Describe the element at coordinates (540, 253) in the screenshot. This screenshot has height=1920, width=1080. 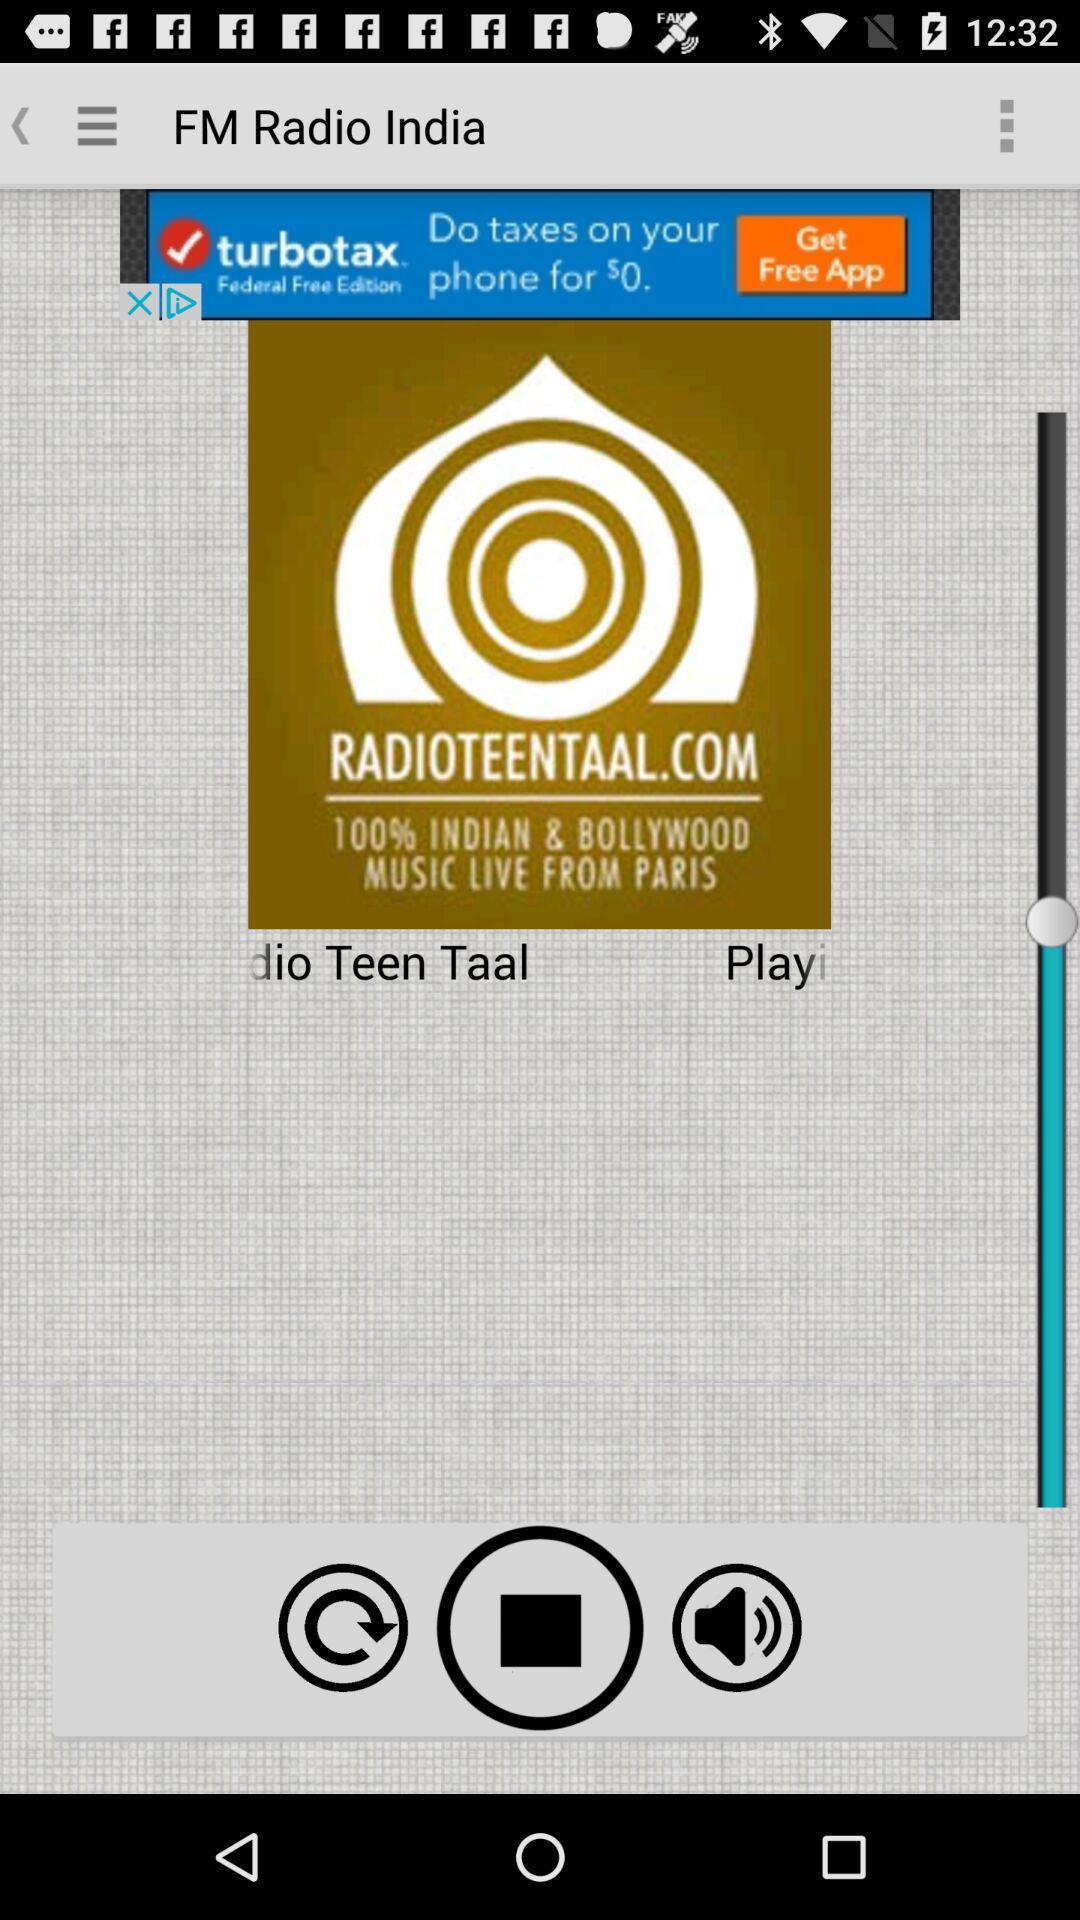
I see `open advertisement` at that location.